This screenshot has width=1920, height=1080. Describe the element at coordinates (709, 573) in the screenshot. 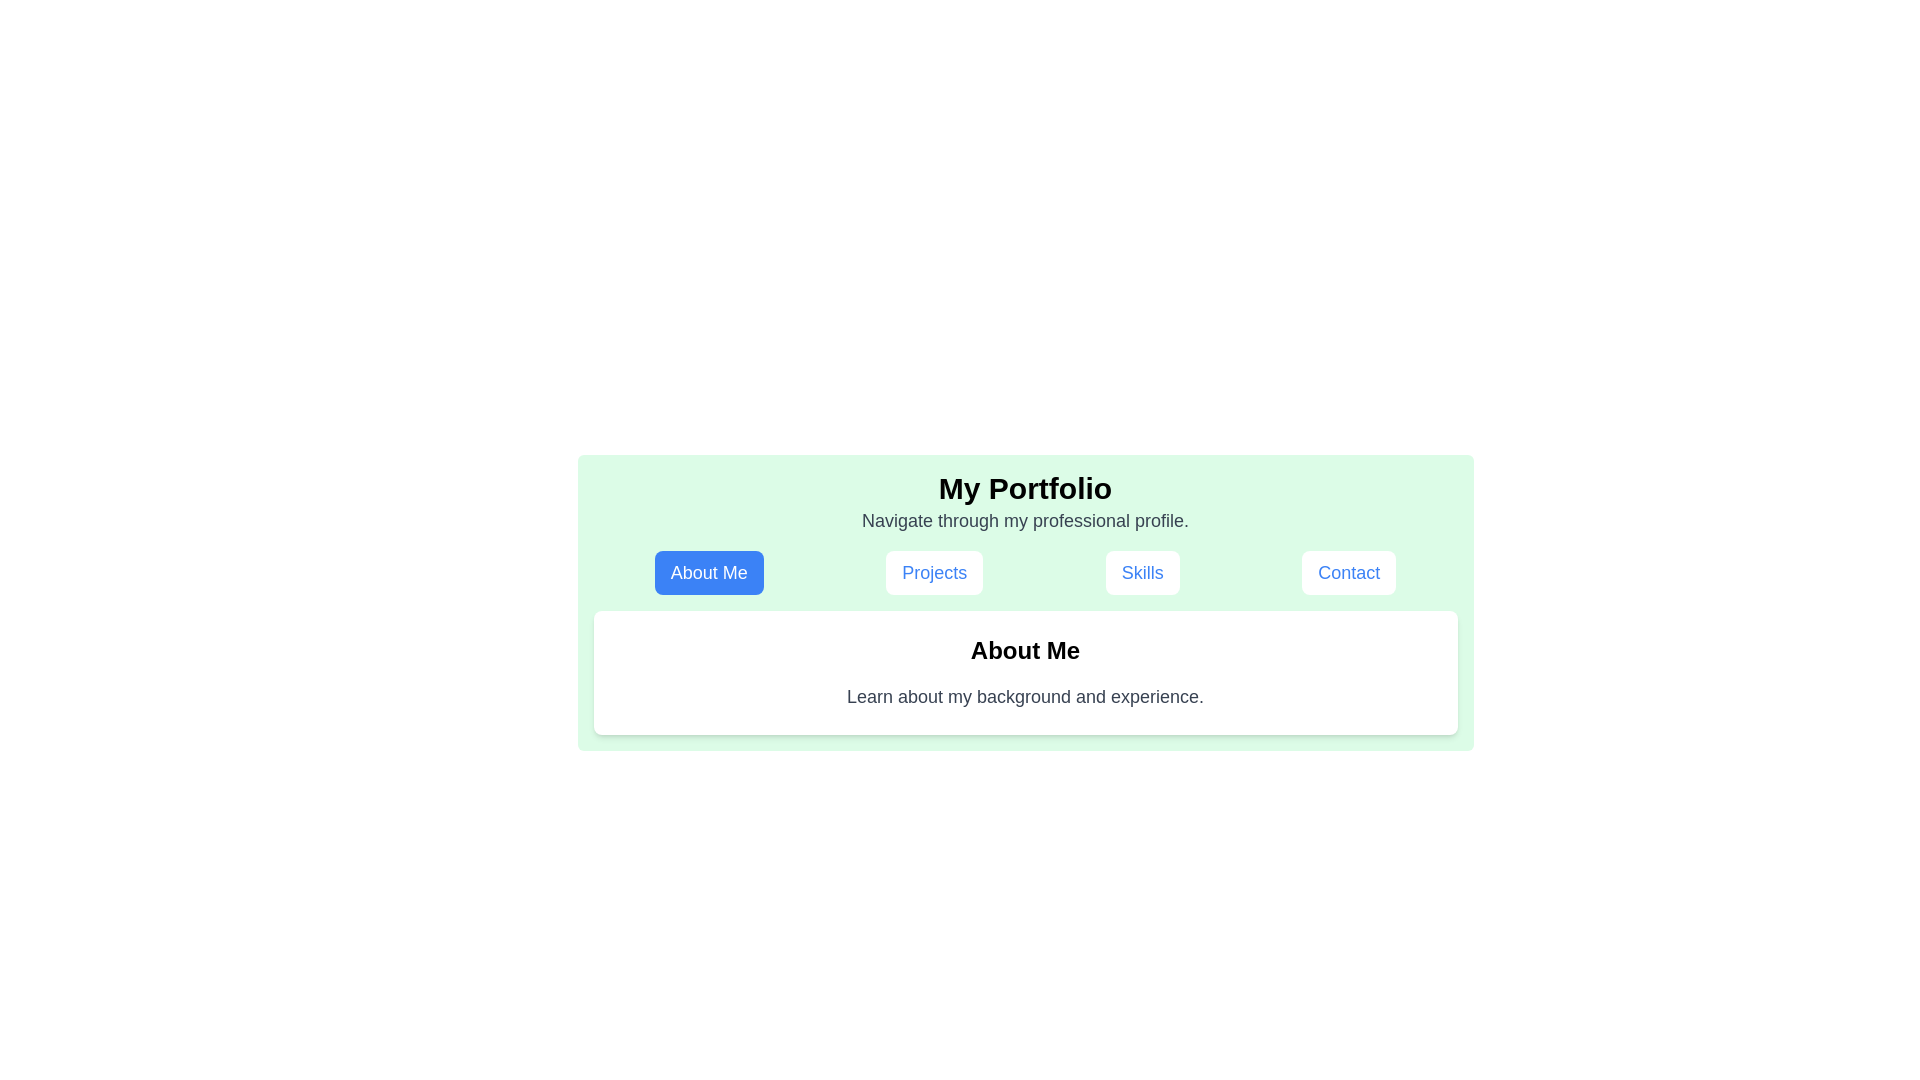

I see `the About Me tab to display its content` at that location.